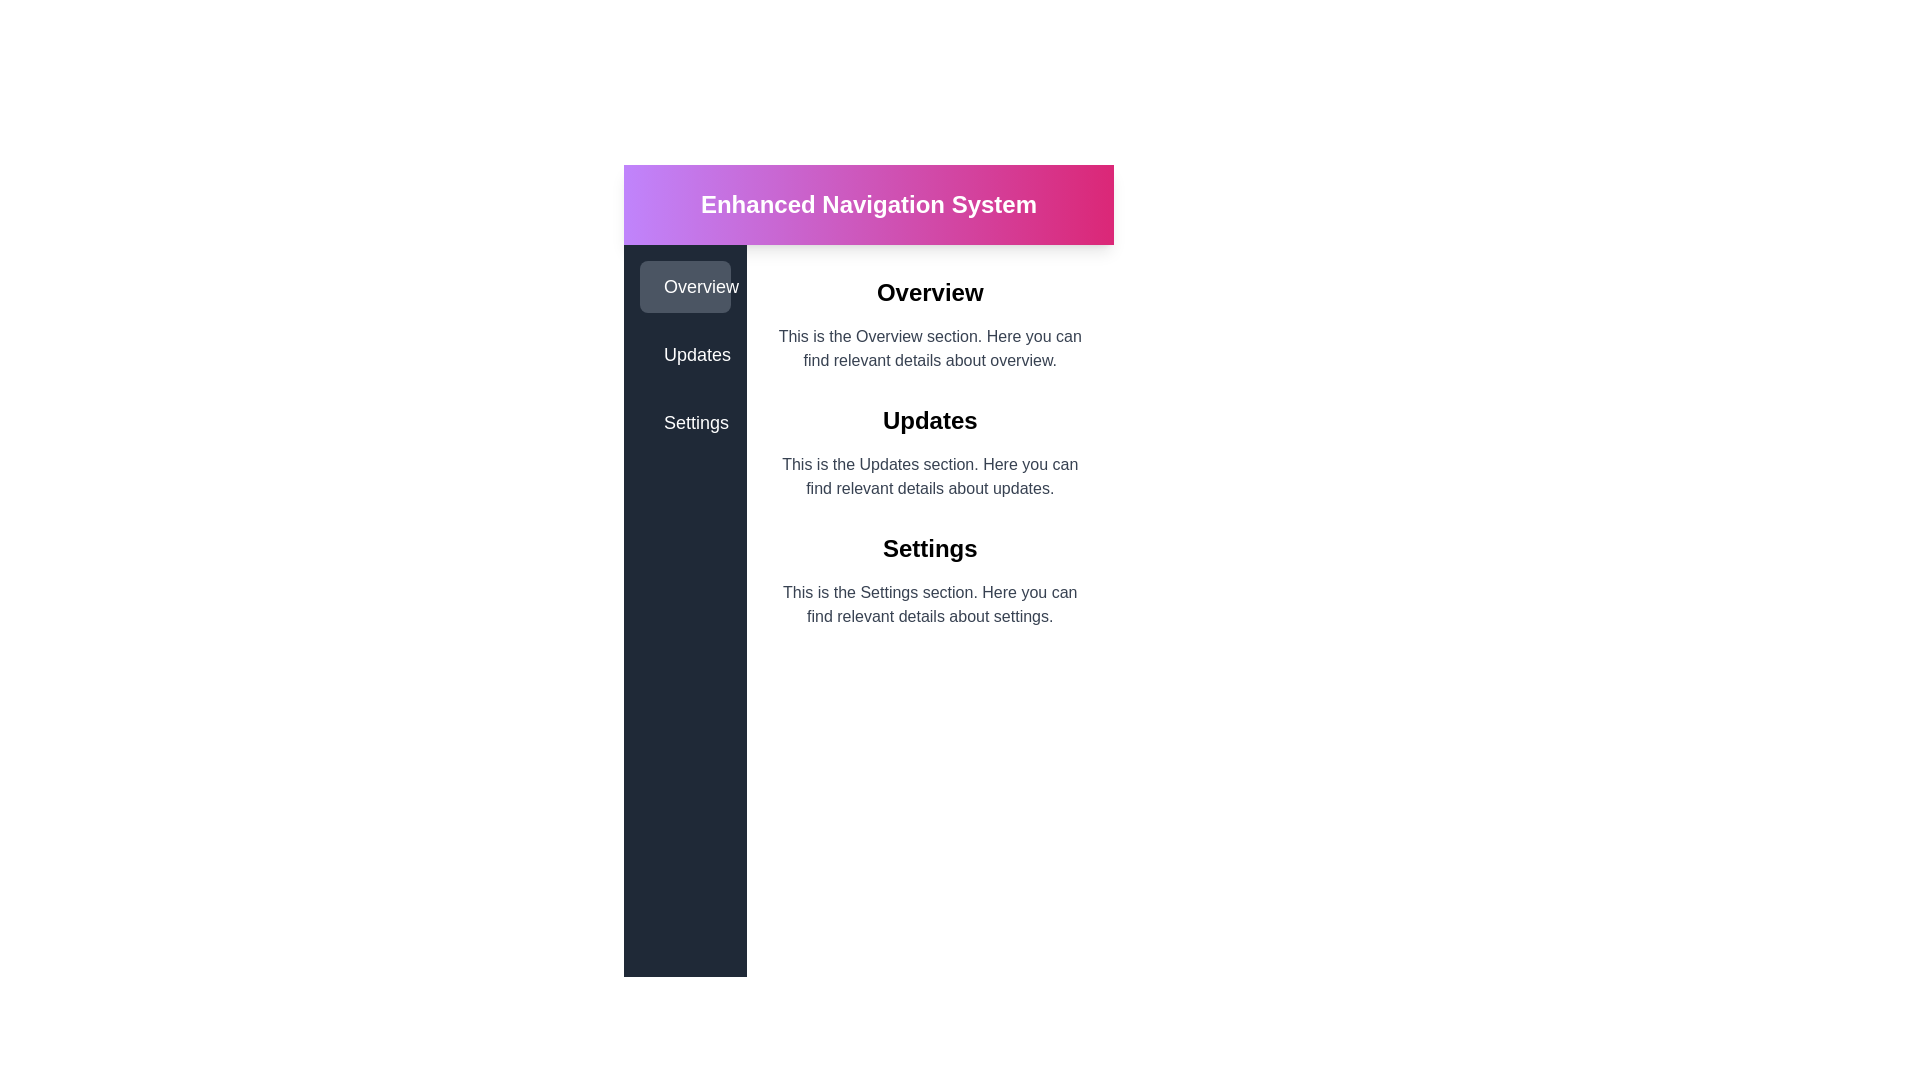  Describe the element at coordinates (685, 422) in the screenshot. I see `the 'Settings' button located in the vertical navigation menu, which is the third button in the list with white text on a dark background` at that location.